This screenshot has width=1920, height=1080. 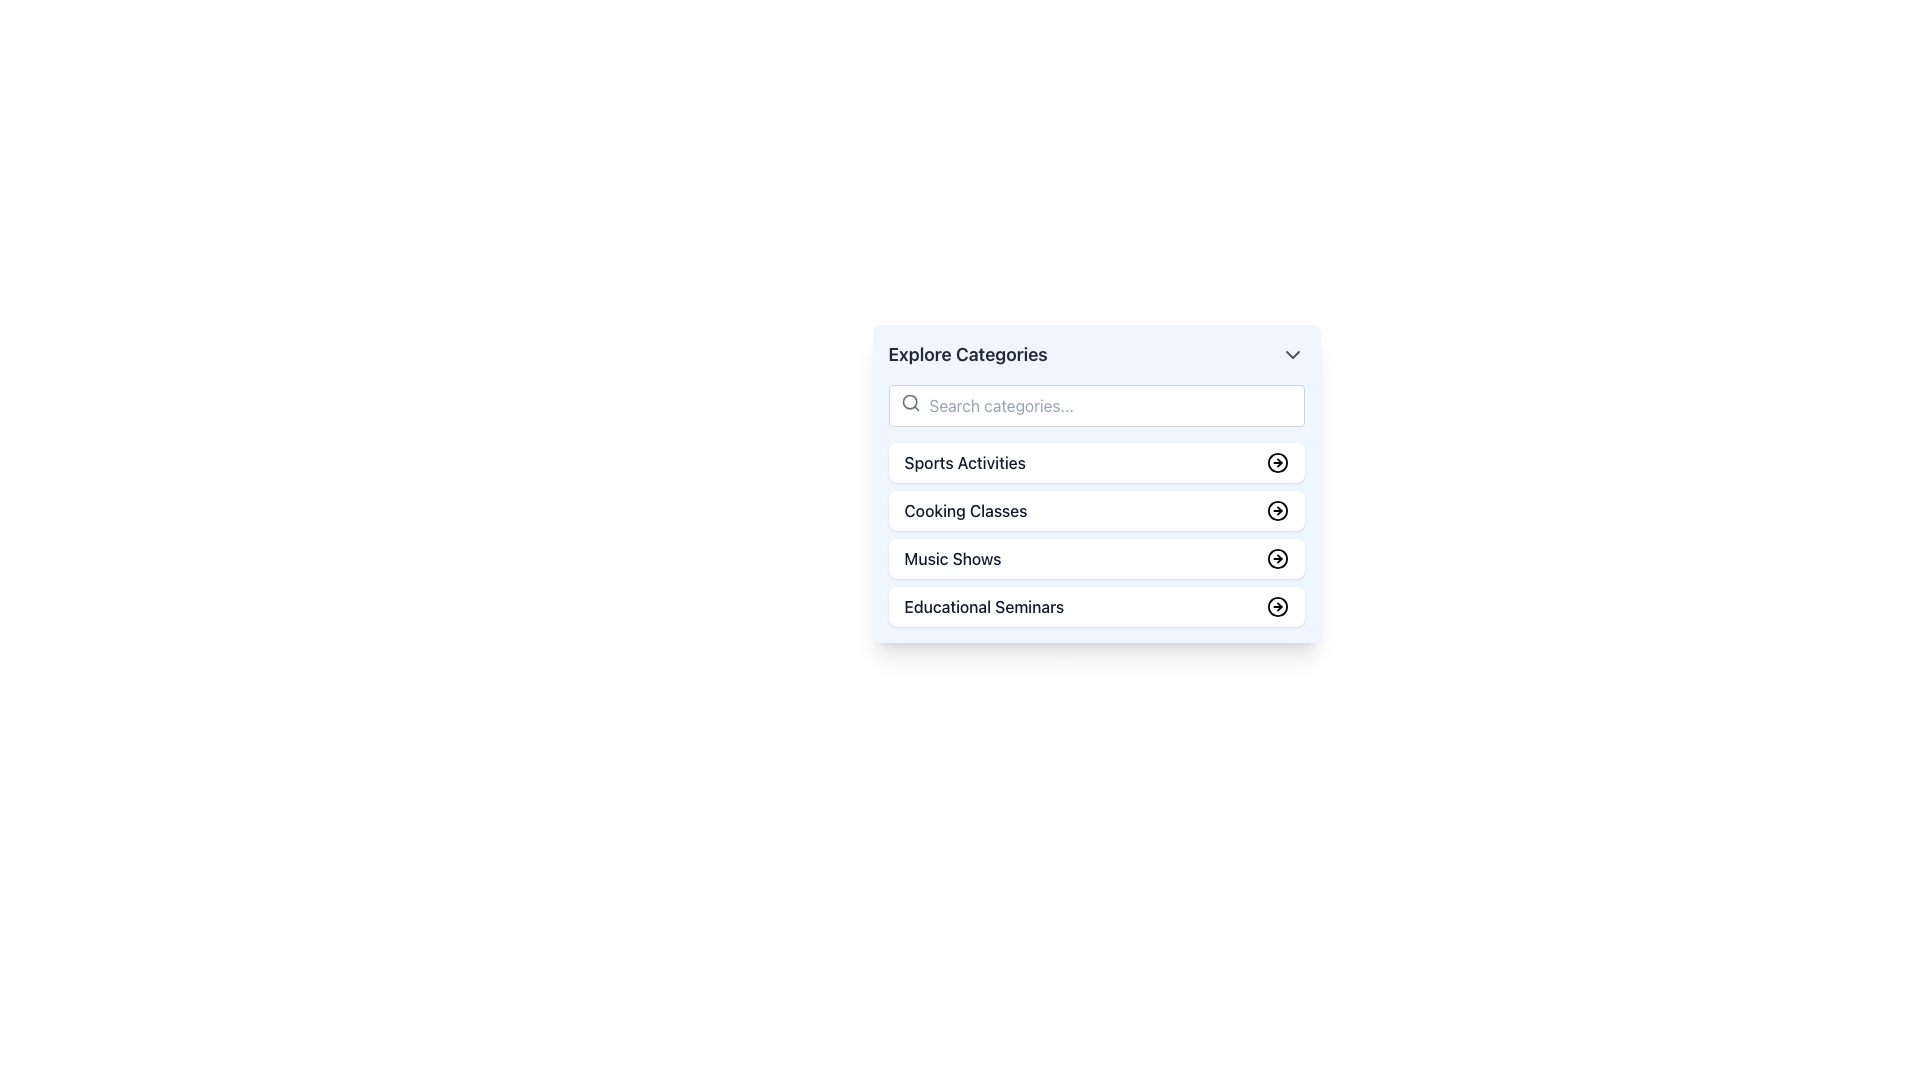 I want to click on the 'Educational Seminars' text label, which is located in the fourth list item under 'Explore Categories', so click(x=984, y=605).